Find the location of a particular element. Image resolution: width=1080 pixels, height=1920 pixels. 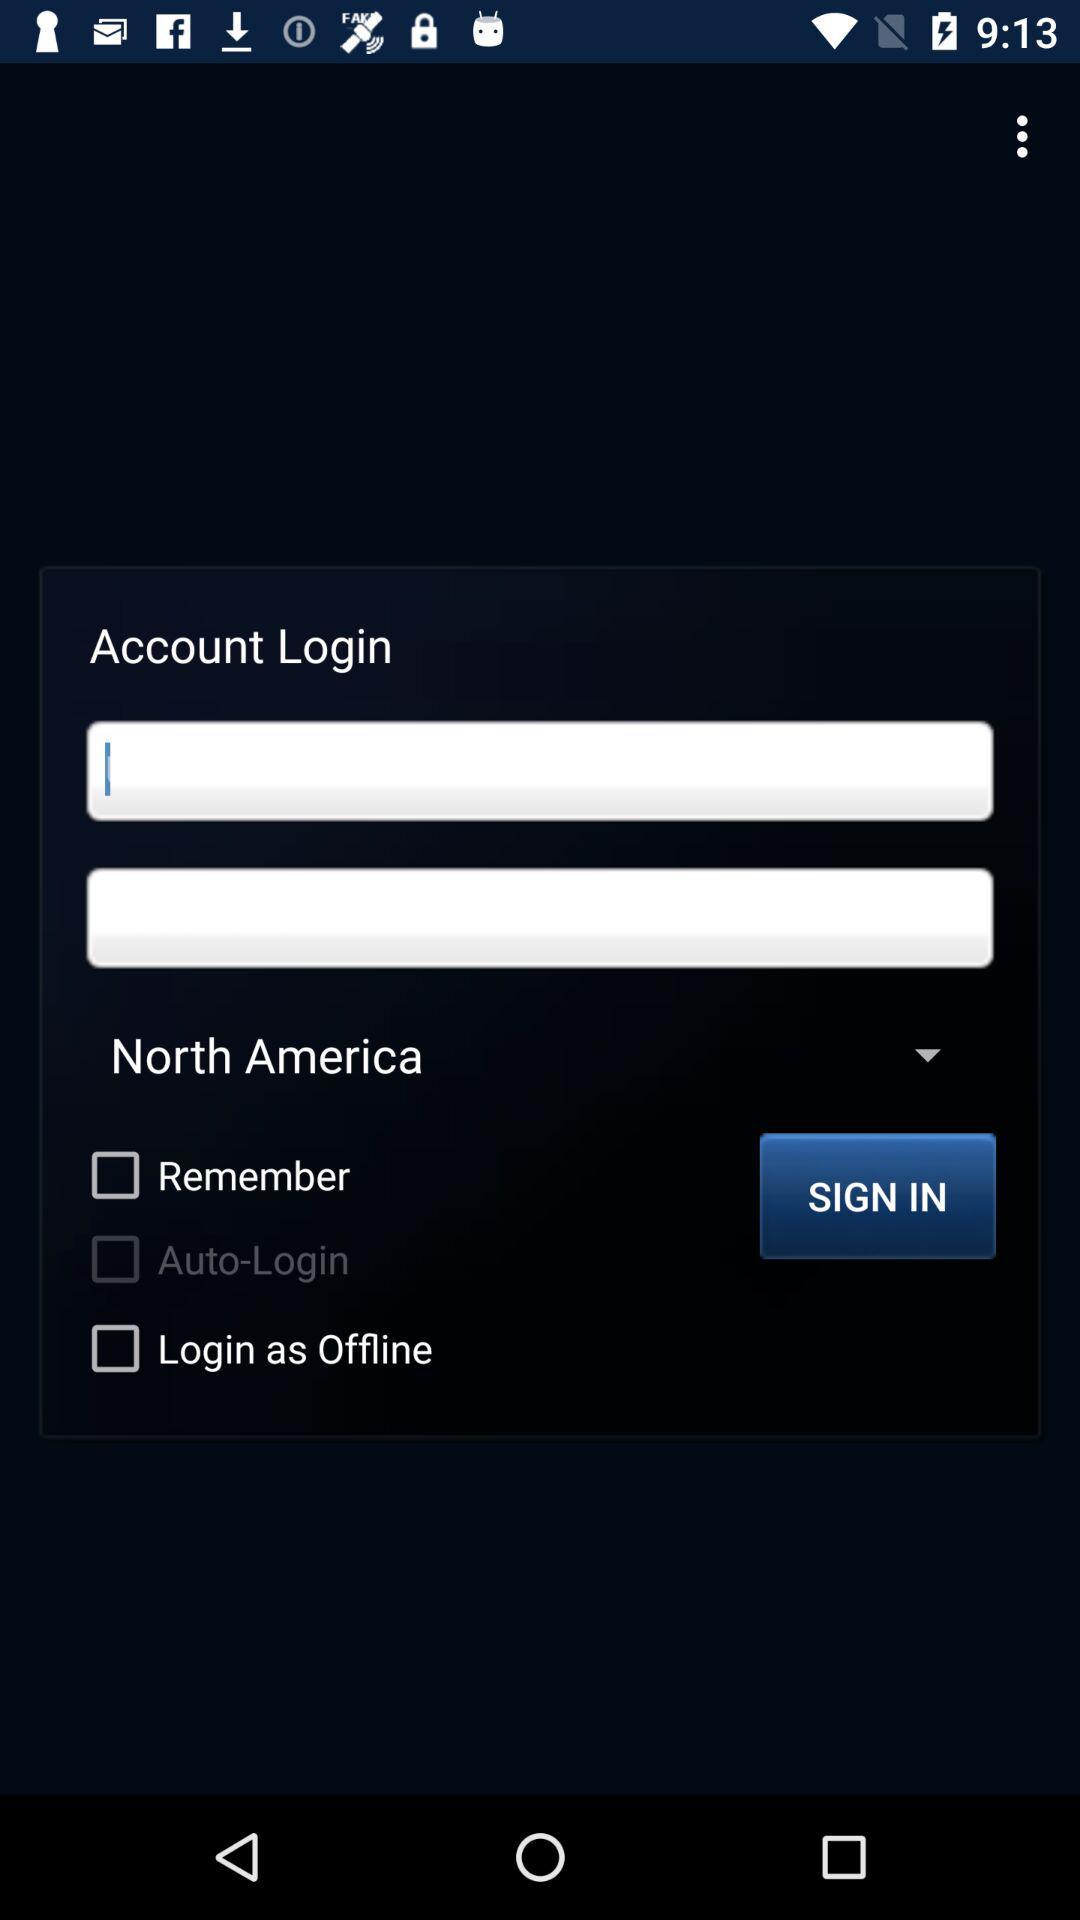

login credentials is located at coordinates (540, 770).